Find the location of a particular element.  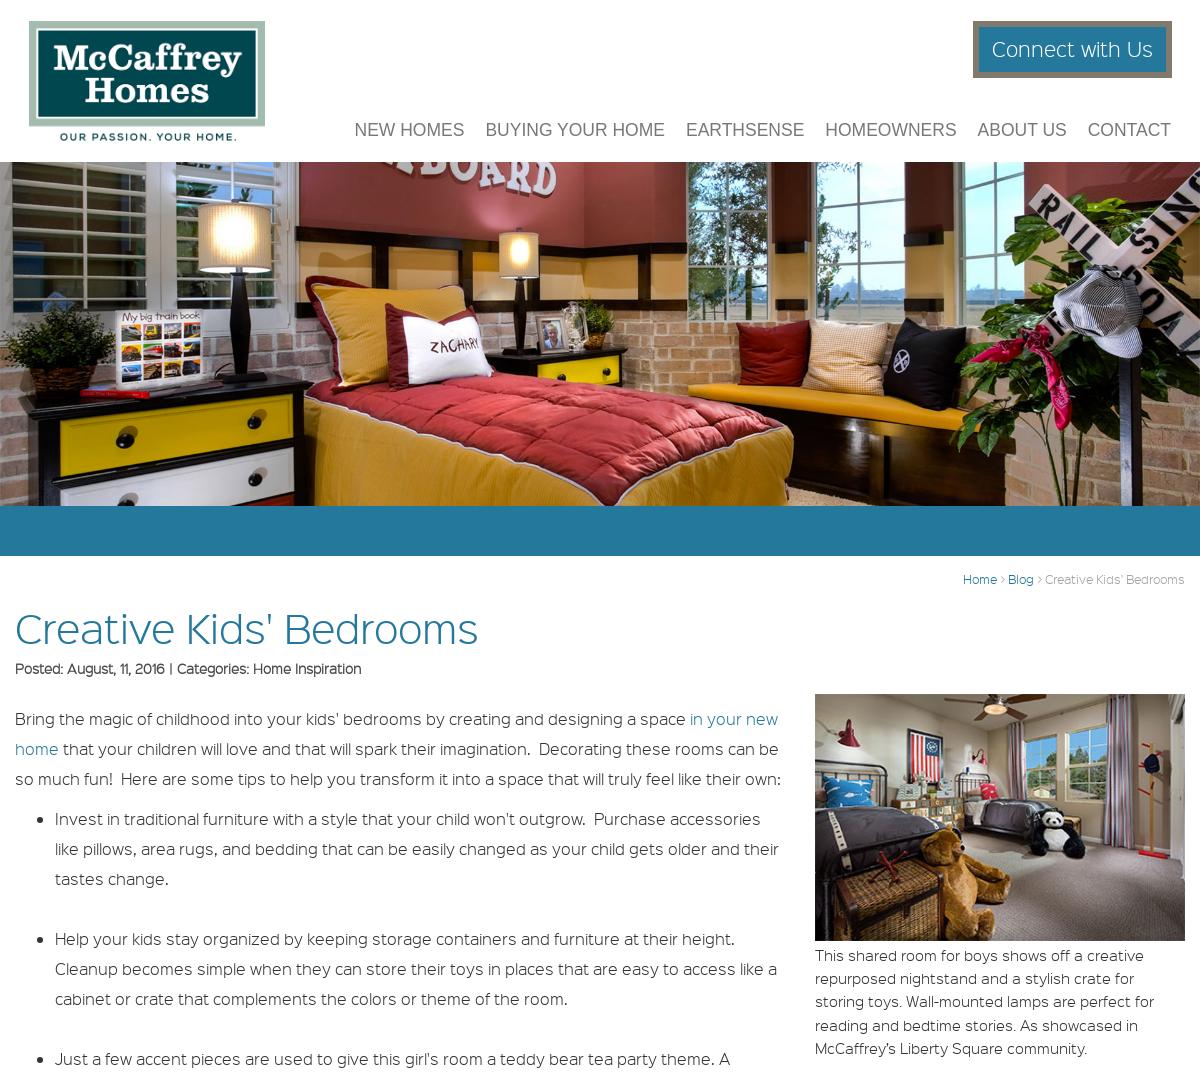

'CONTACT' is located at coordinates (1127, 141).